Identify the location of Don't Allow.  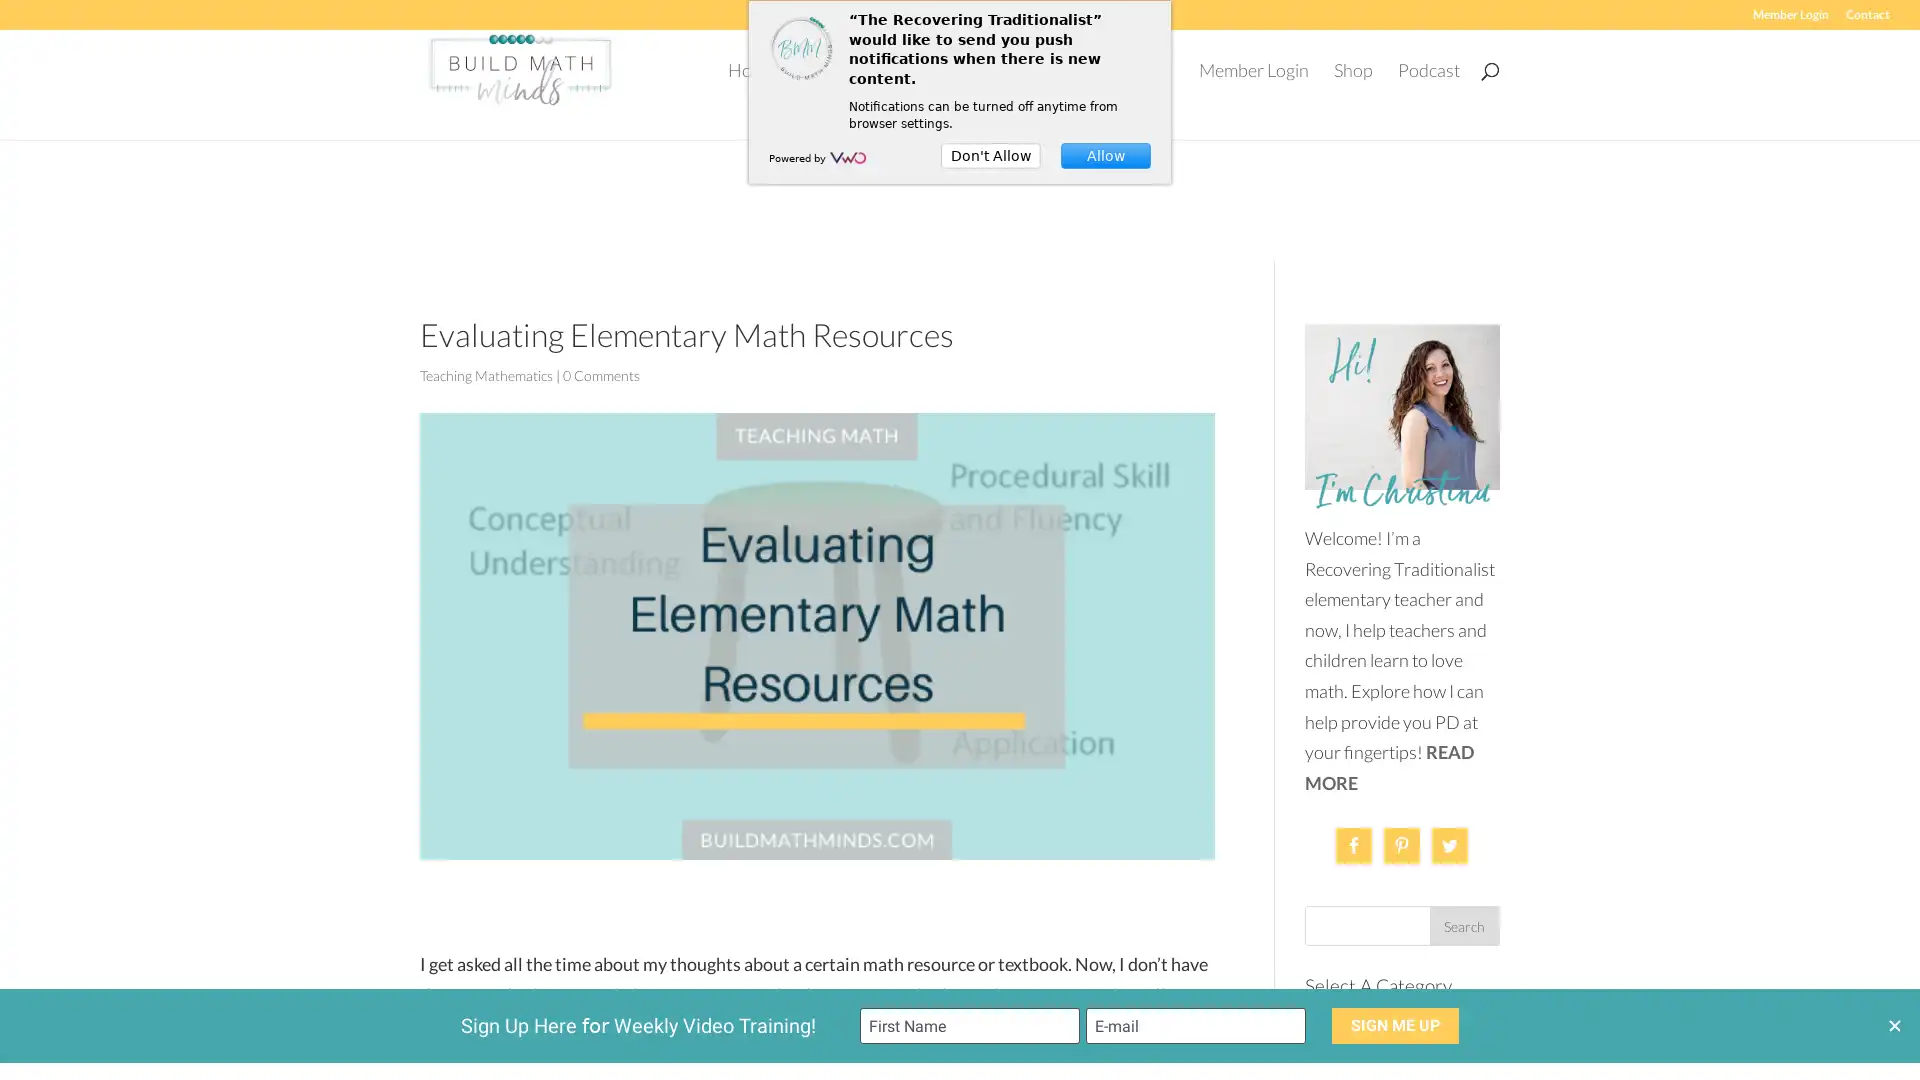
(990, 153).